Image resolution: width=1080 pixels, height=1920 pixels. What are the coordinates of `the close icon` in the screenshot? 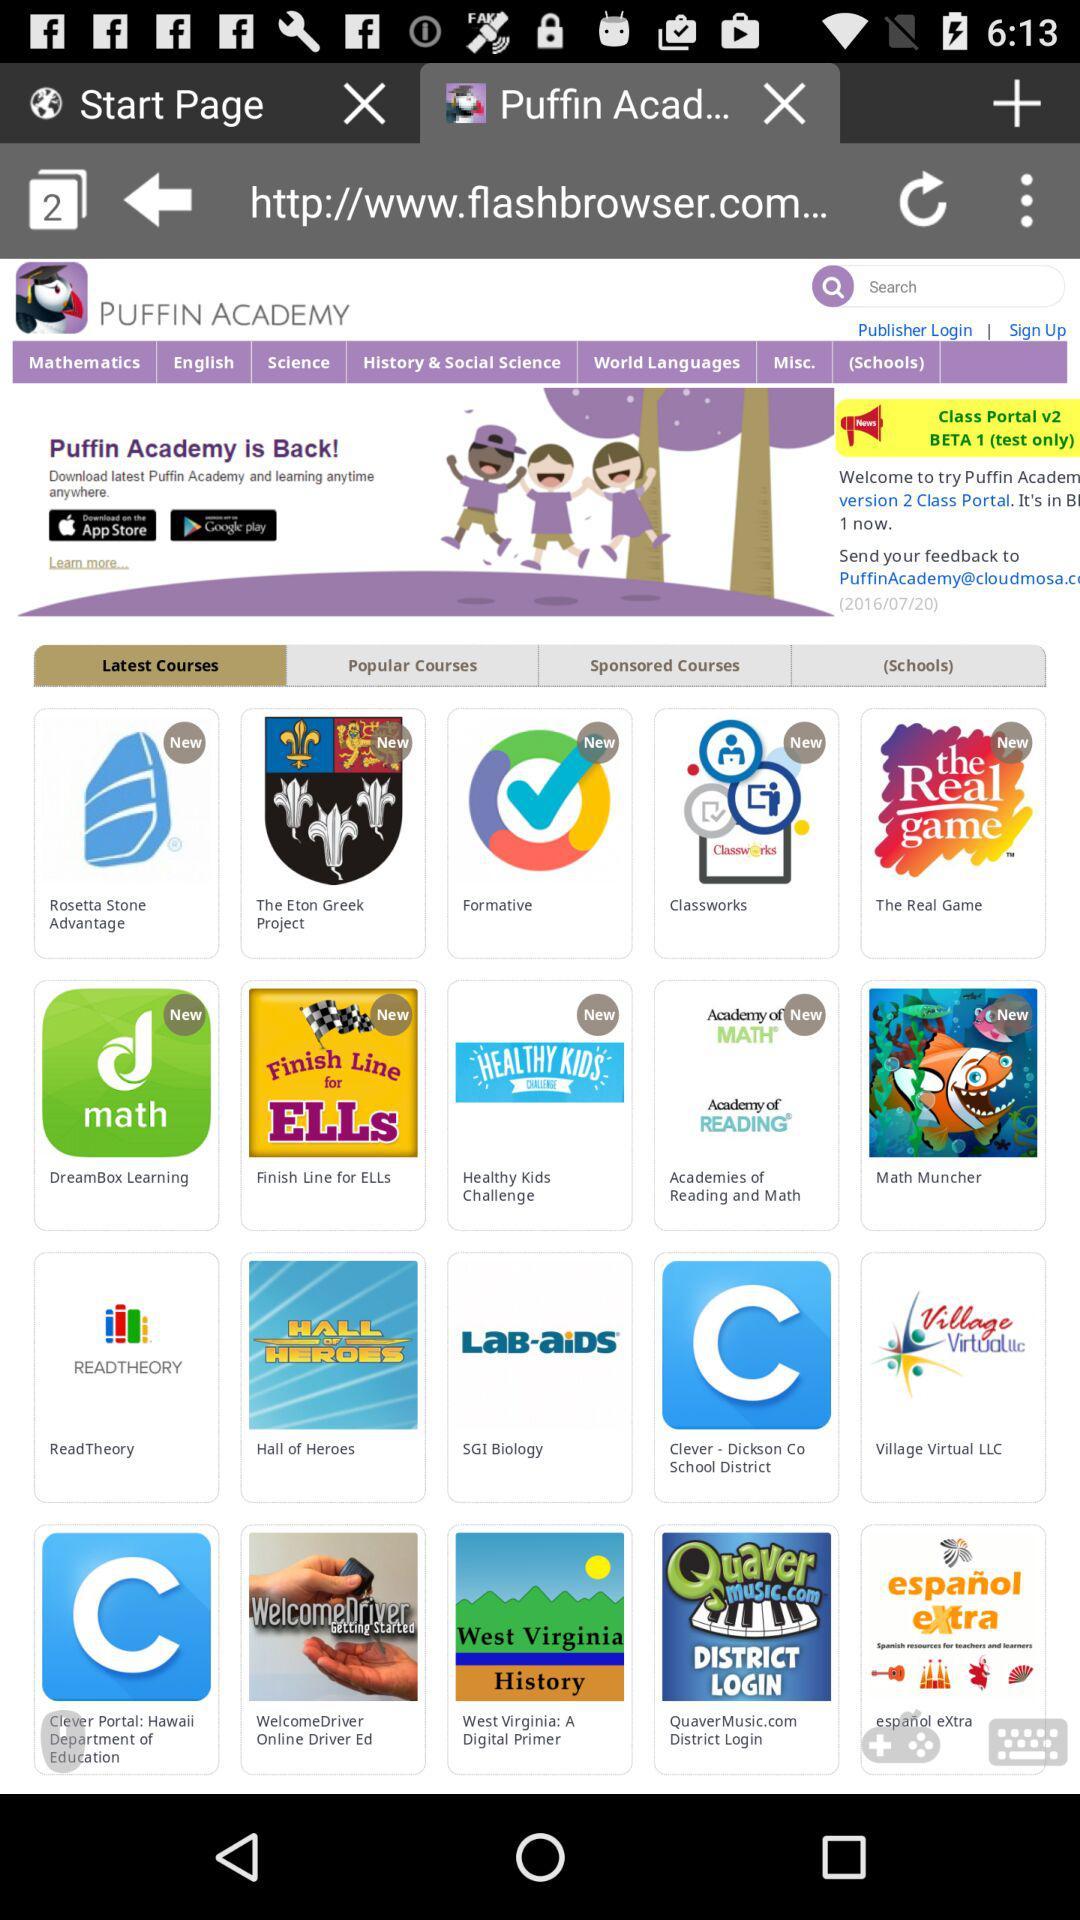 It's located at (786, 109).